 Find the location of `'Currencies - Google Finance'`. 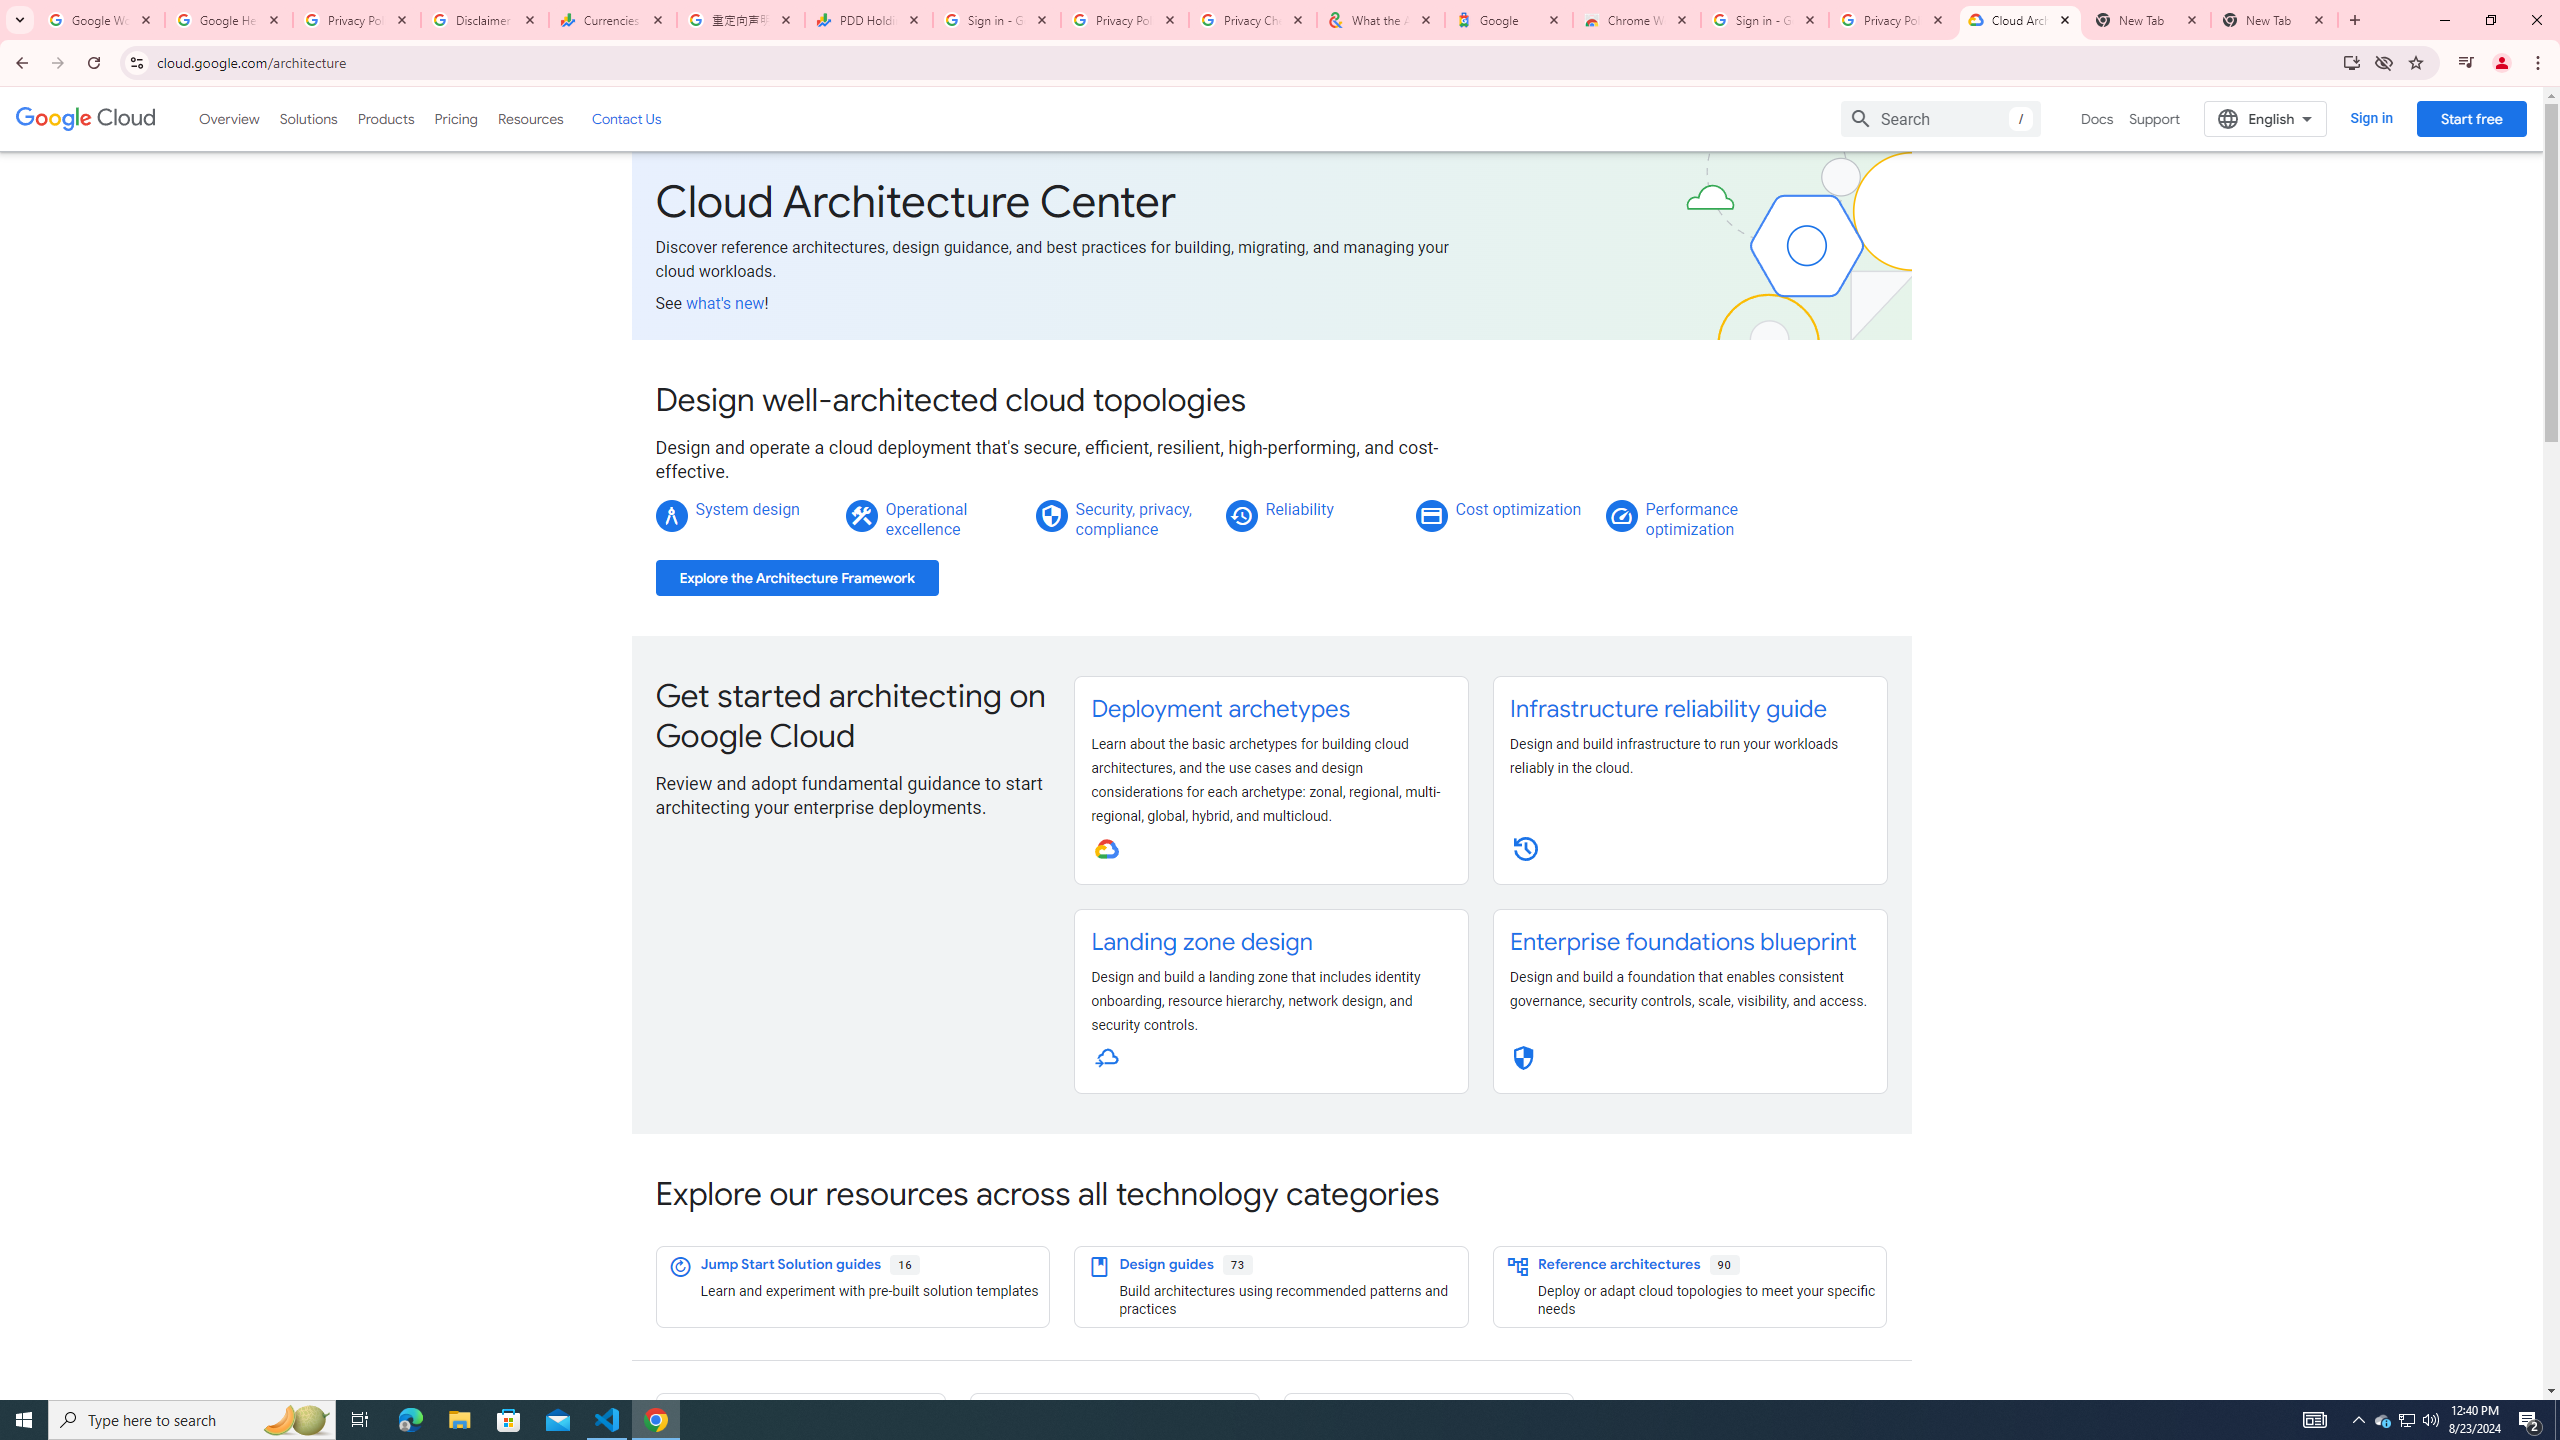

'Currencies - Google Finance' is located at coordinates (612, 19).